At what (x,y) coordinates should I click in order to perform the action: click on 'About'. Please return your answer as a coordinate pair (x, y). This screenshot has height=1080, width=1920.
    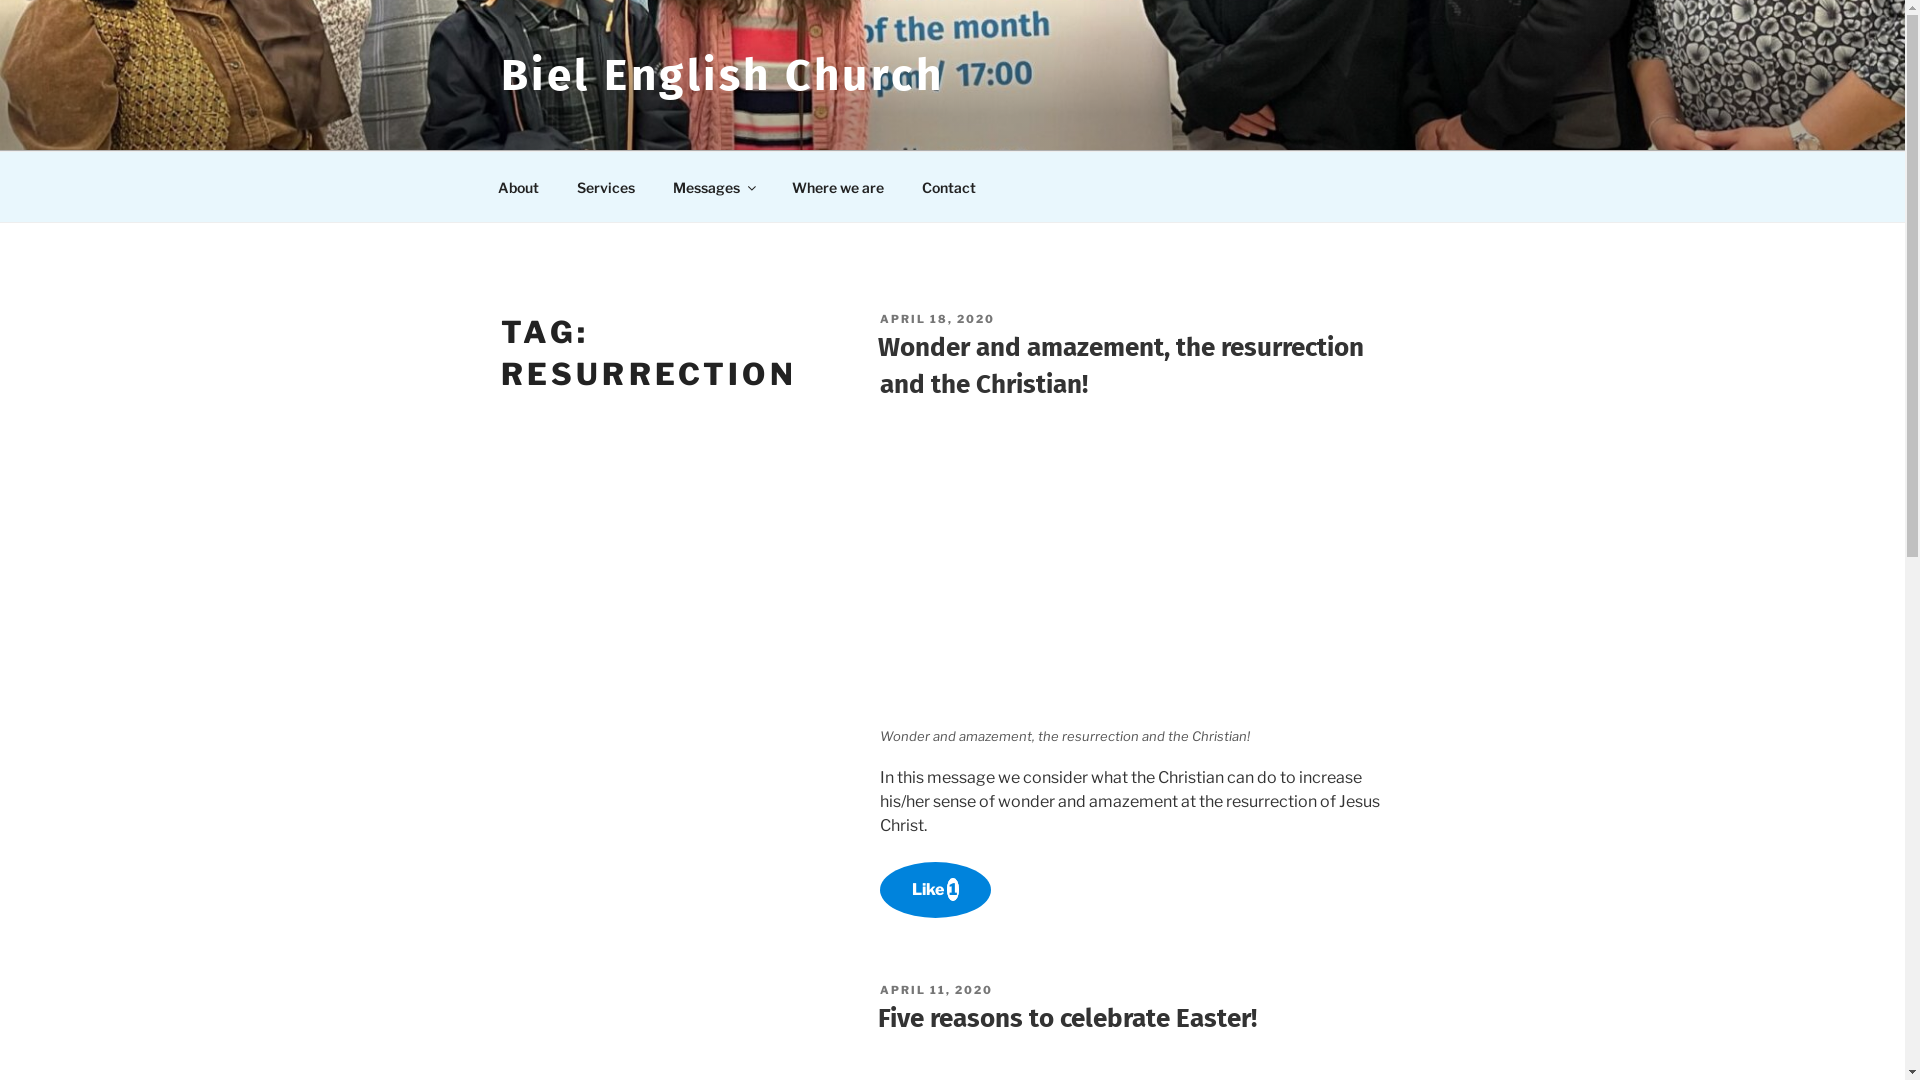
    Looking at the image, I should click on (518, 186).